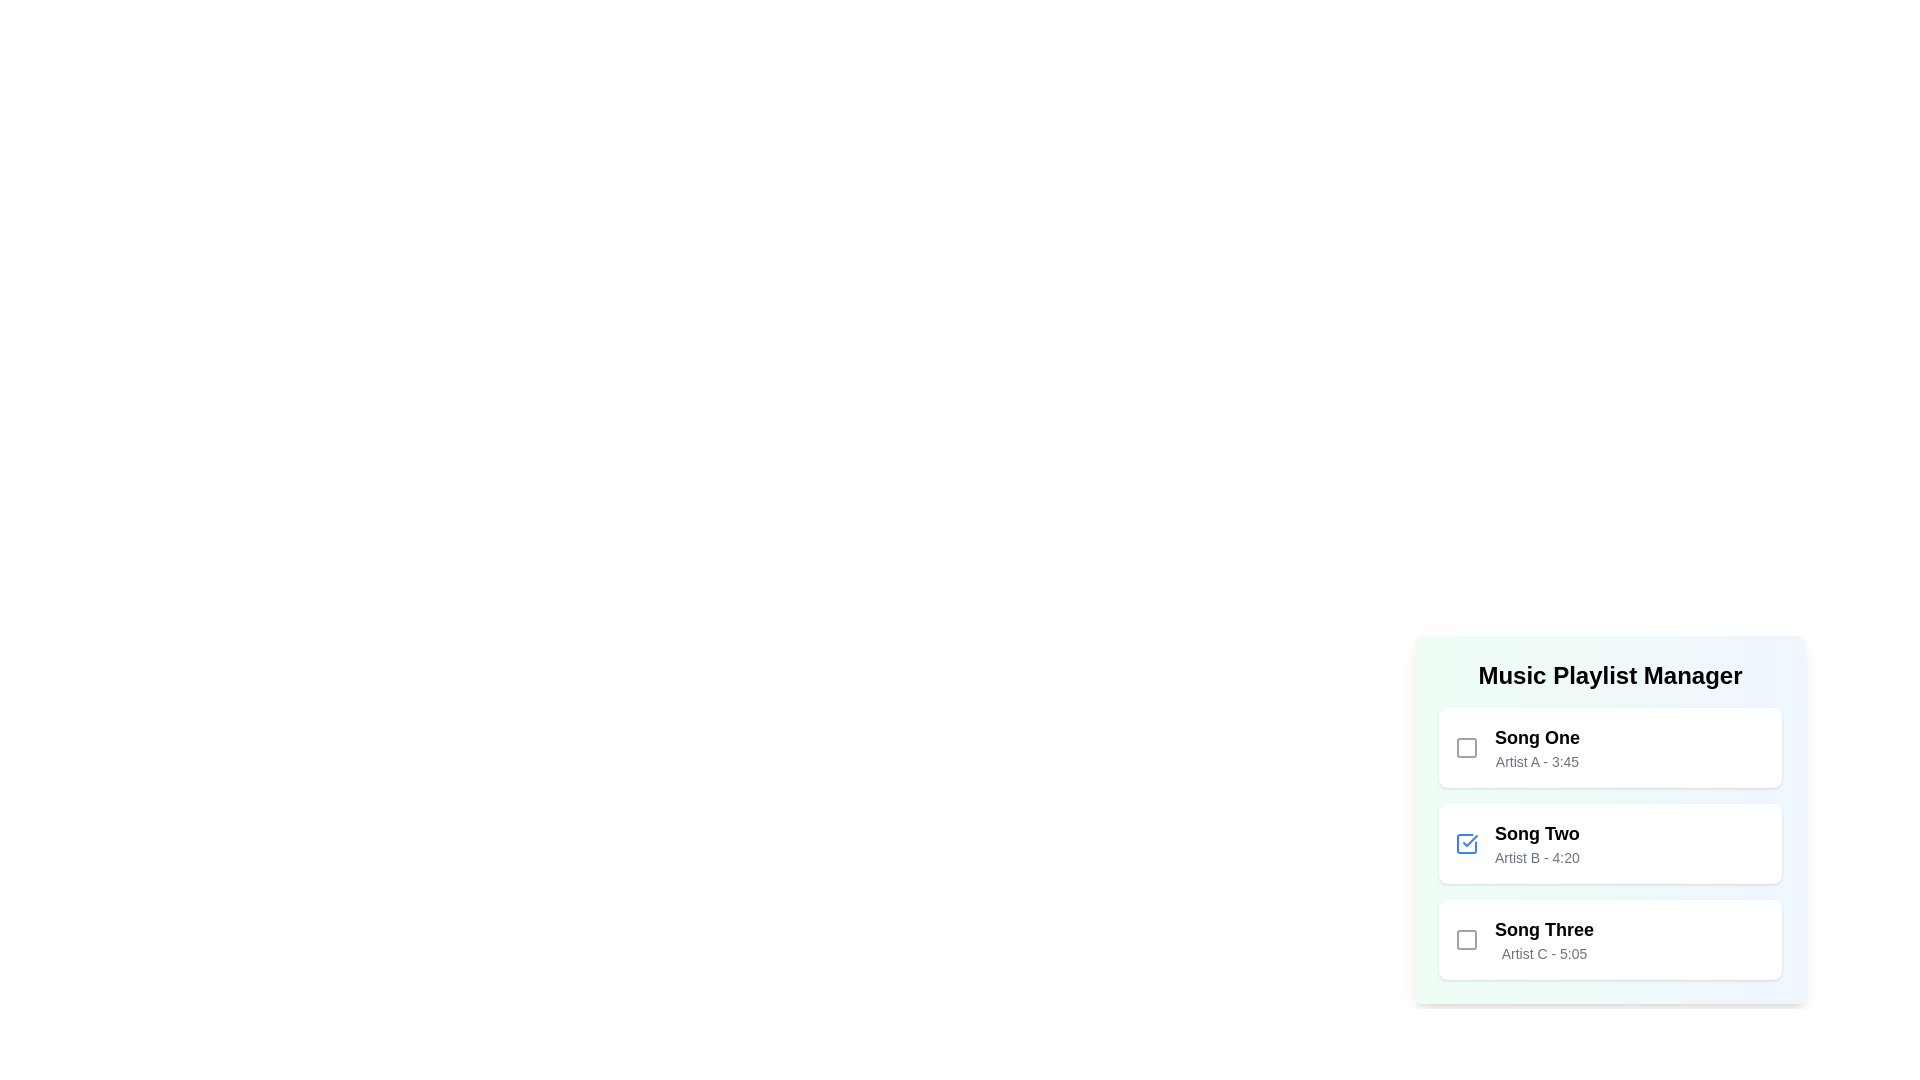 The width and height of the screenshot is (1920, 1080). What do you see at coordinates (1610, 748) in the screenshot?
I see `the checkbox of the first playlist entry in the 'Music Playlist Manager' to check the box and mark the song` at bounding box center [1610, 748].